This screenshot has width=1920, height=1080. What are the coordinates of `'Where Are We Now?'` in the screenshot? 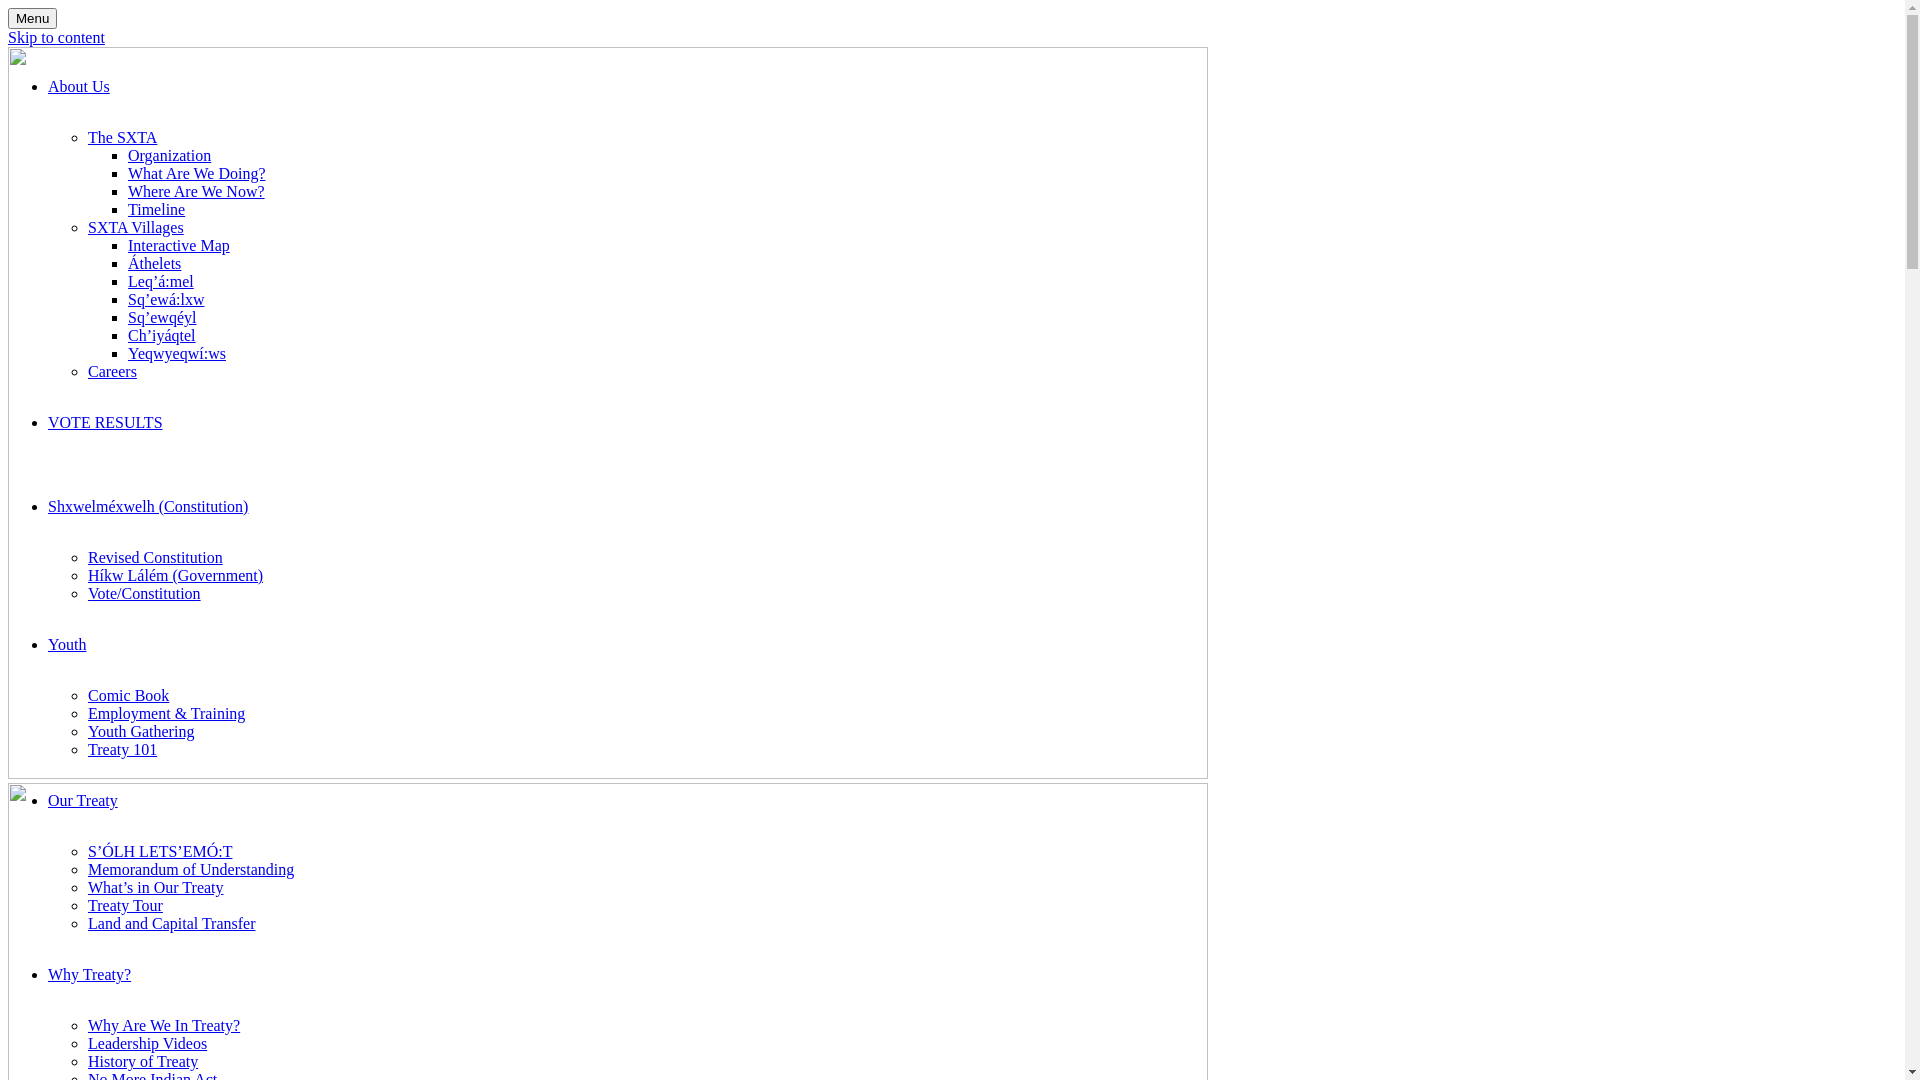 It's located at (196, 191).